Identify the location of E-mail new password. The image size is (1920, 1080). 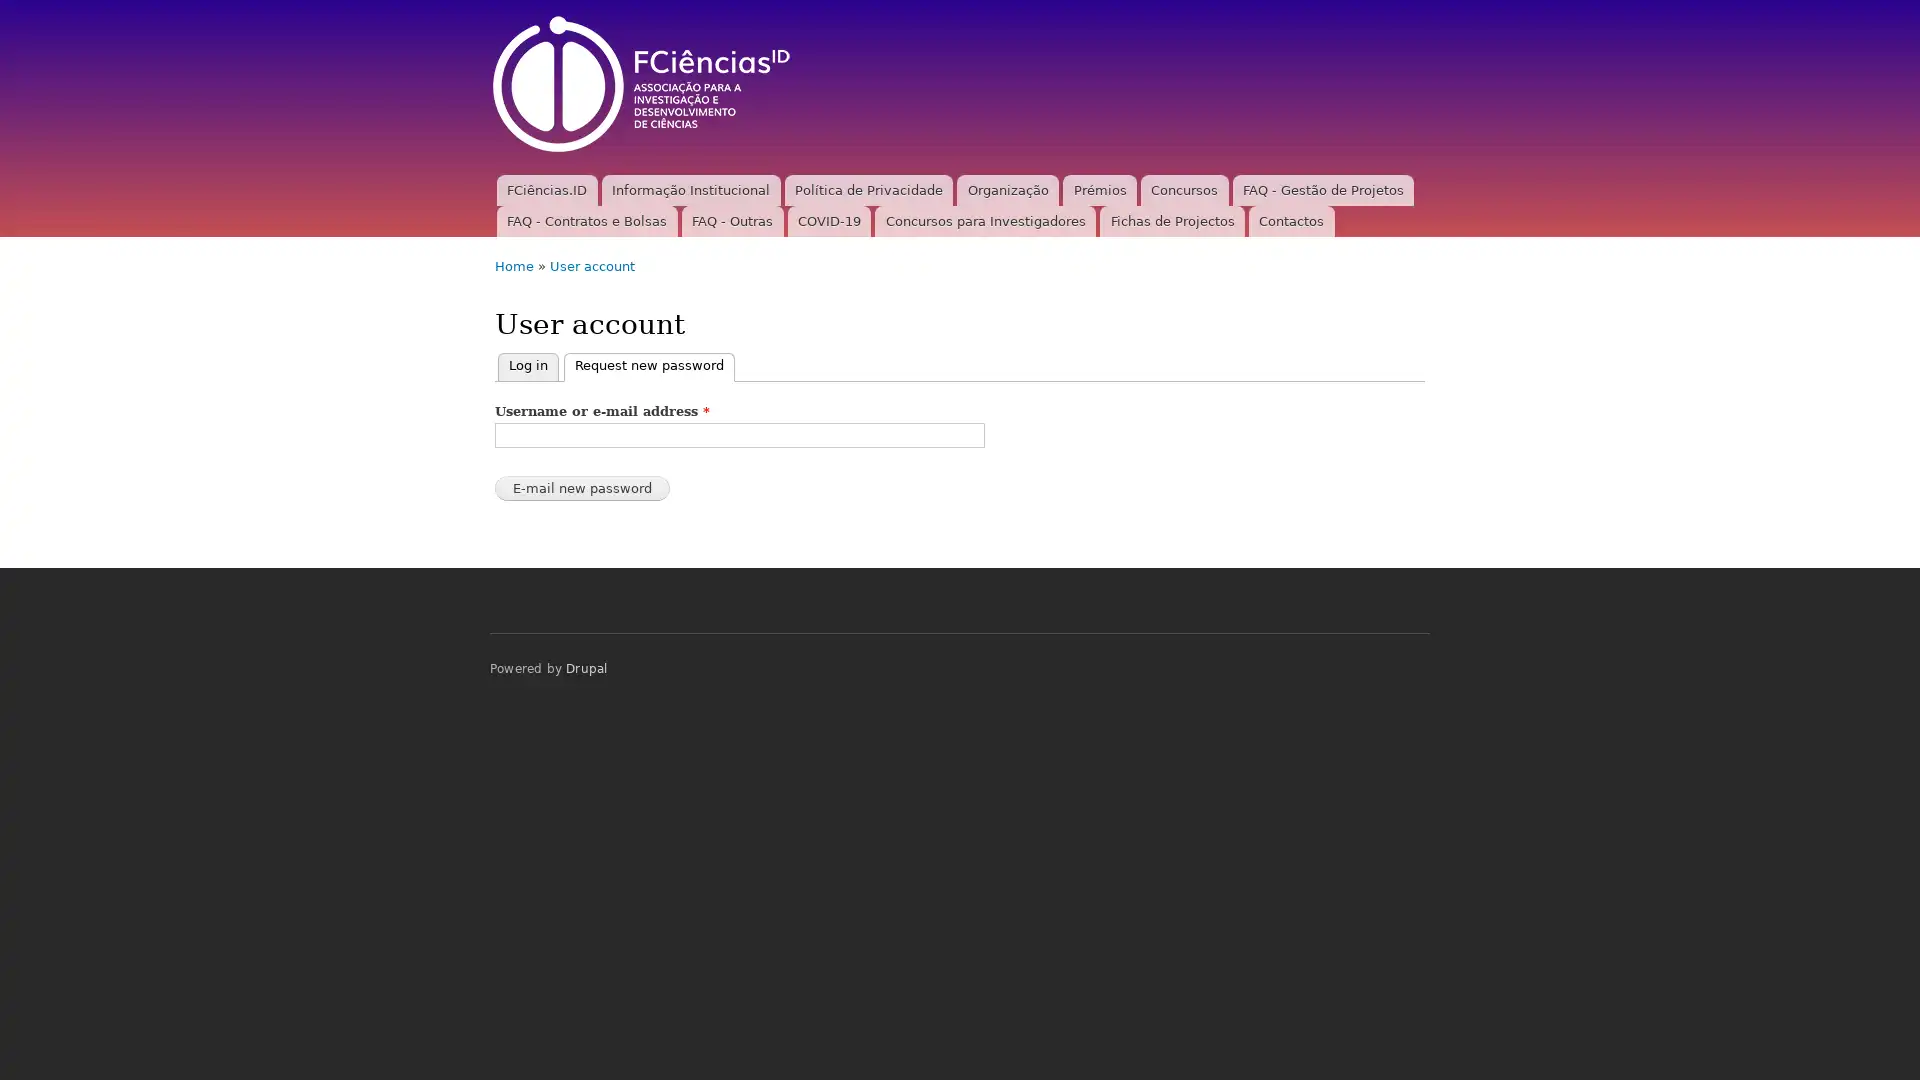
(581, 488).